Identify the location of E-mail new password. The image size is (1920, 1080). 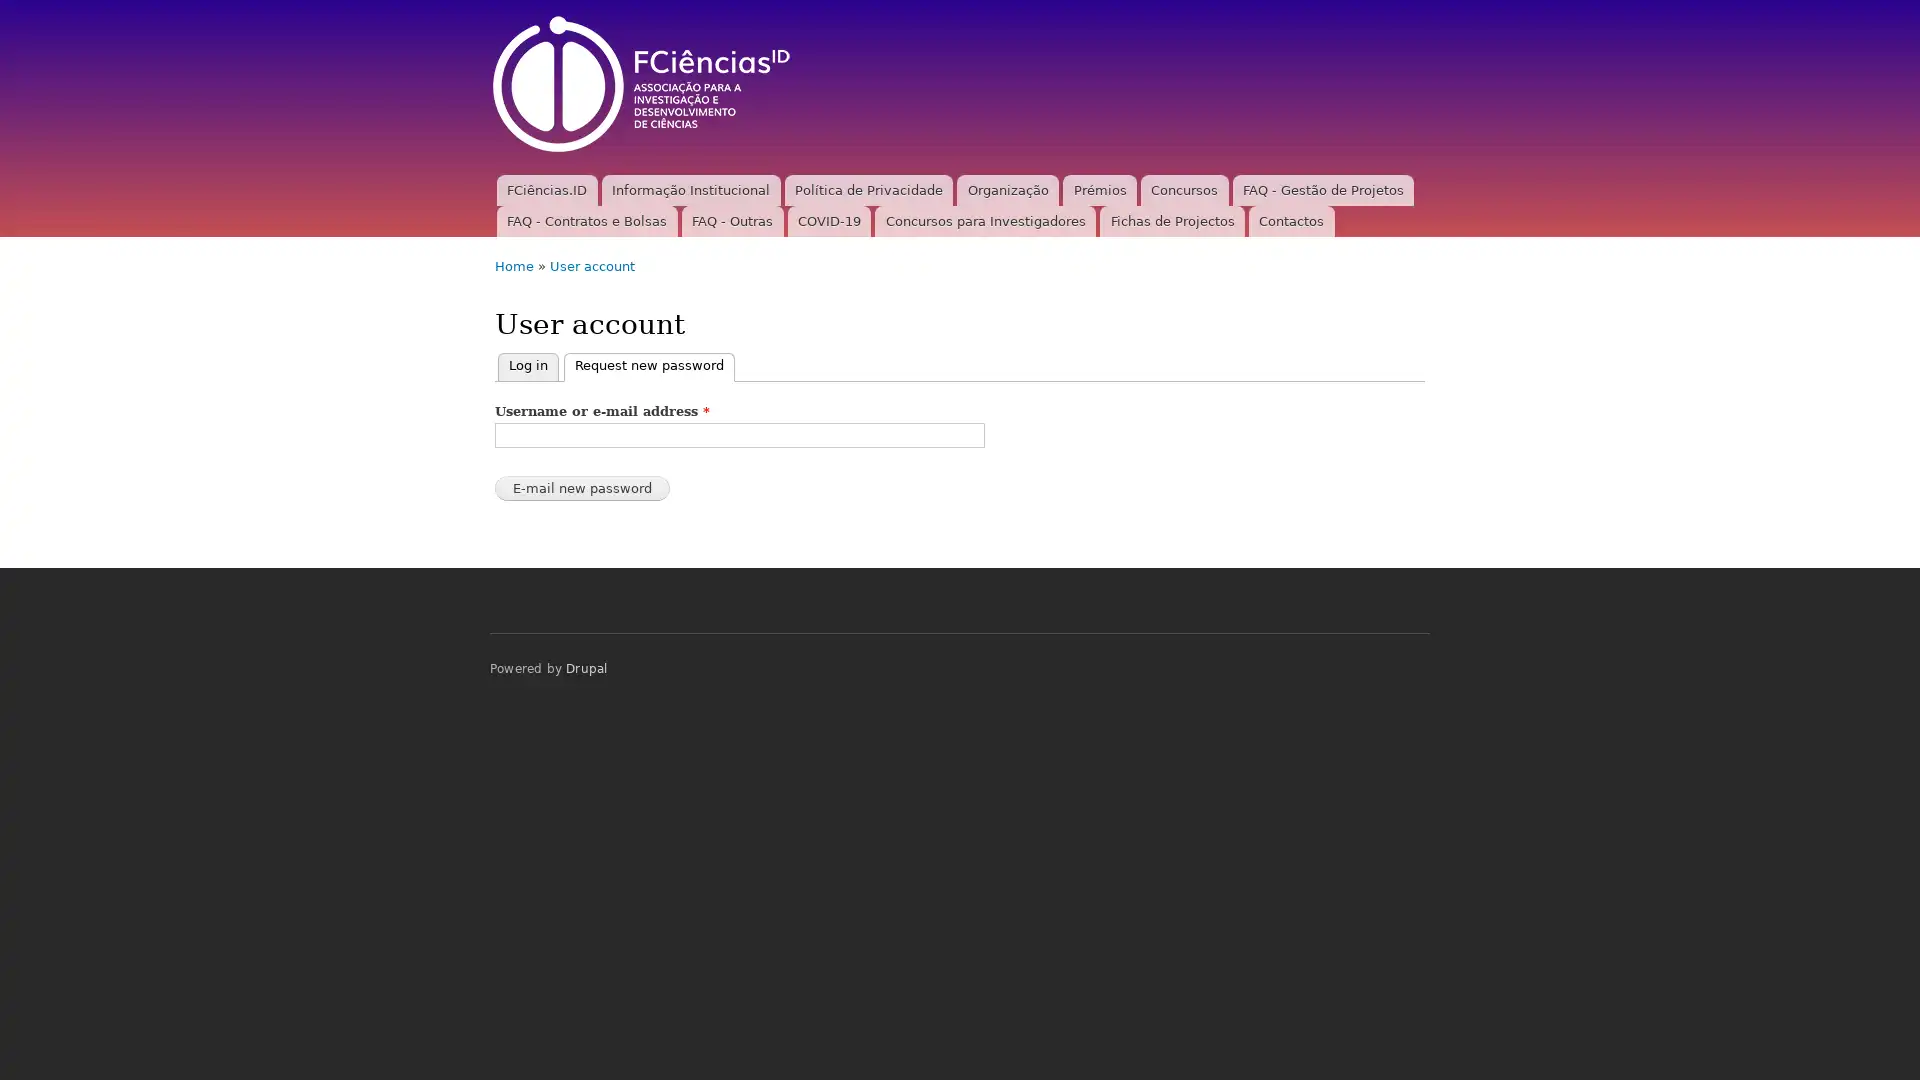
(581, 488).